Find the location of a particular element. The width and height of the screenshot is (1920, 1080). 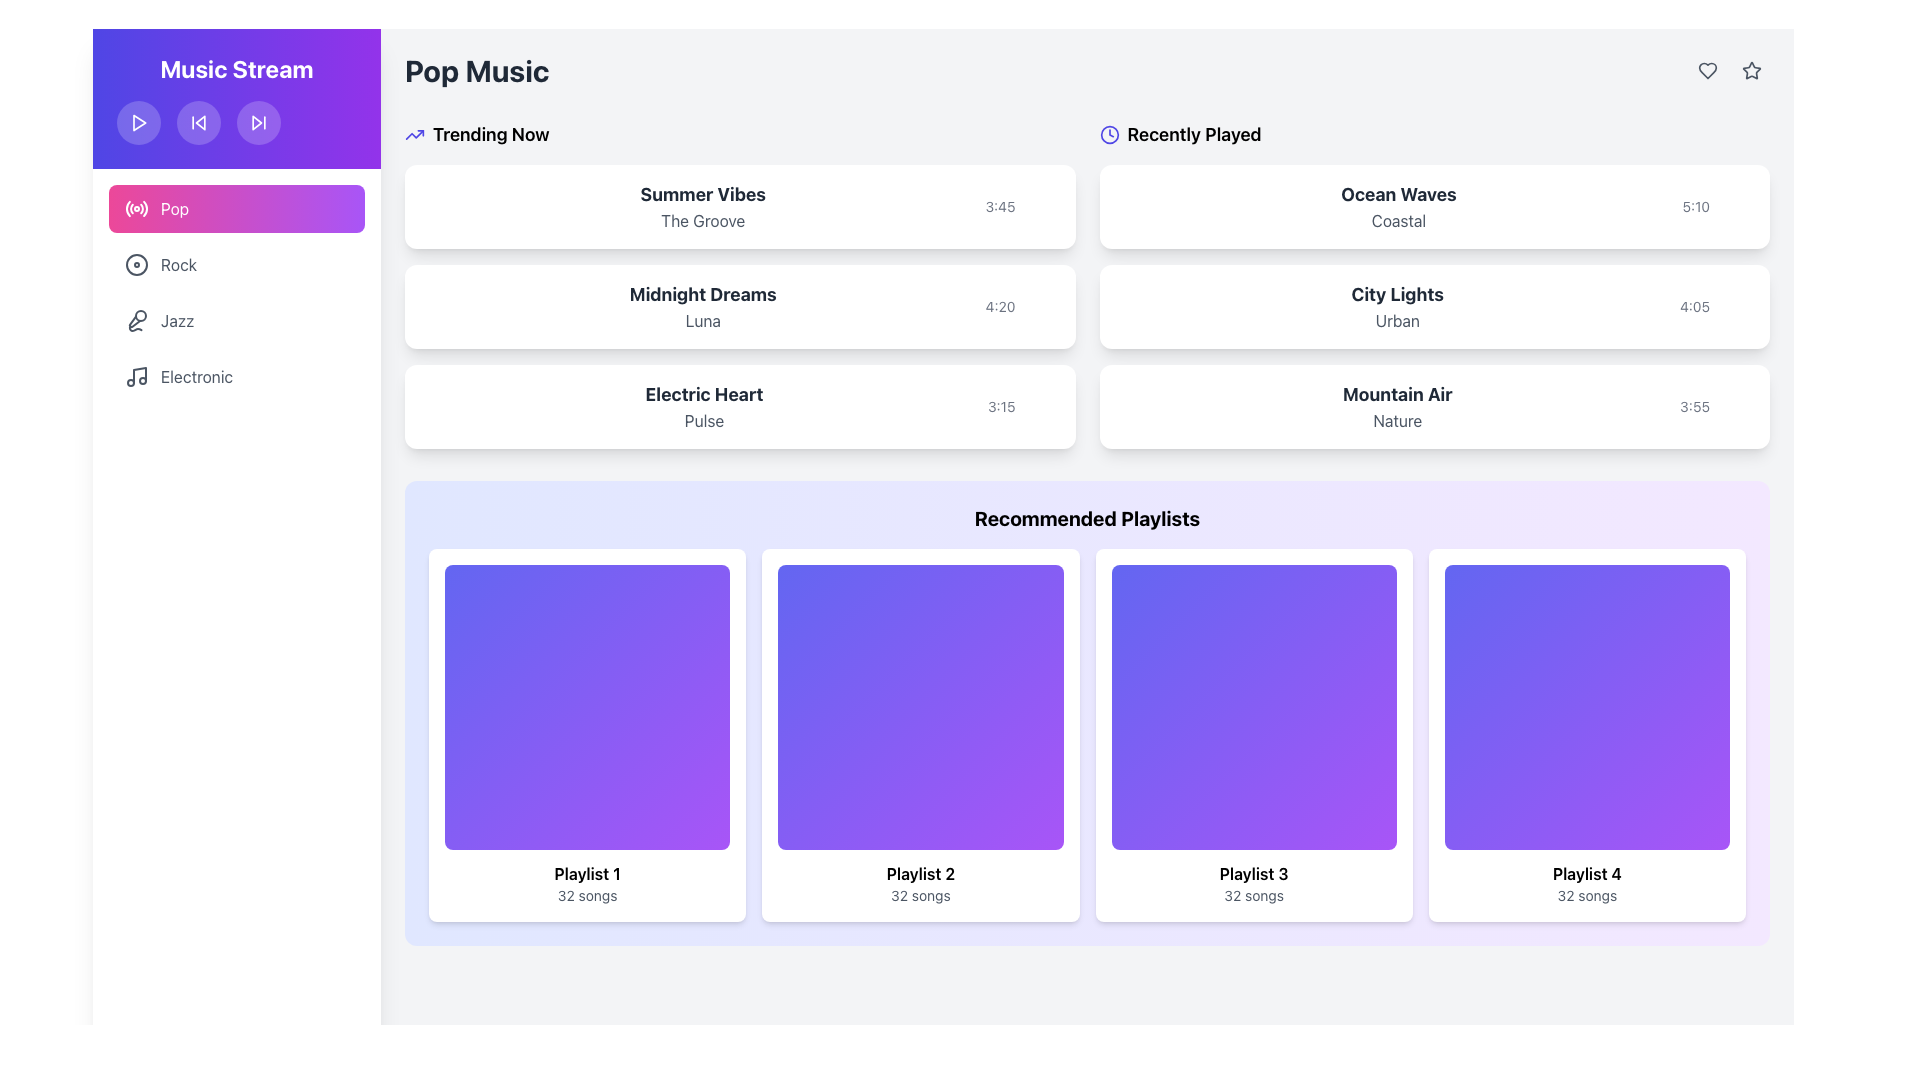

the circular button with a deep indigo background and a white play icon, located next to the '4:20' timestamp in the 'Recently Played' section for keyboard interaction is located at coordinates (1042, 307).